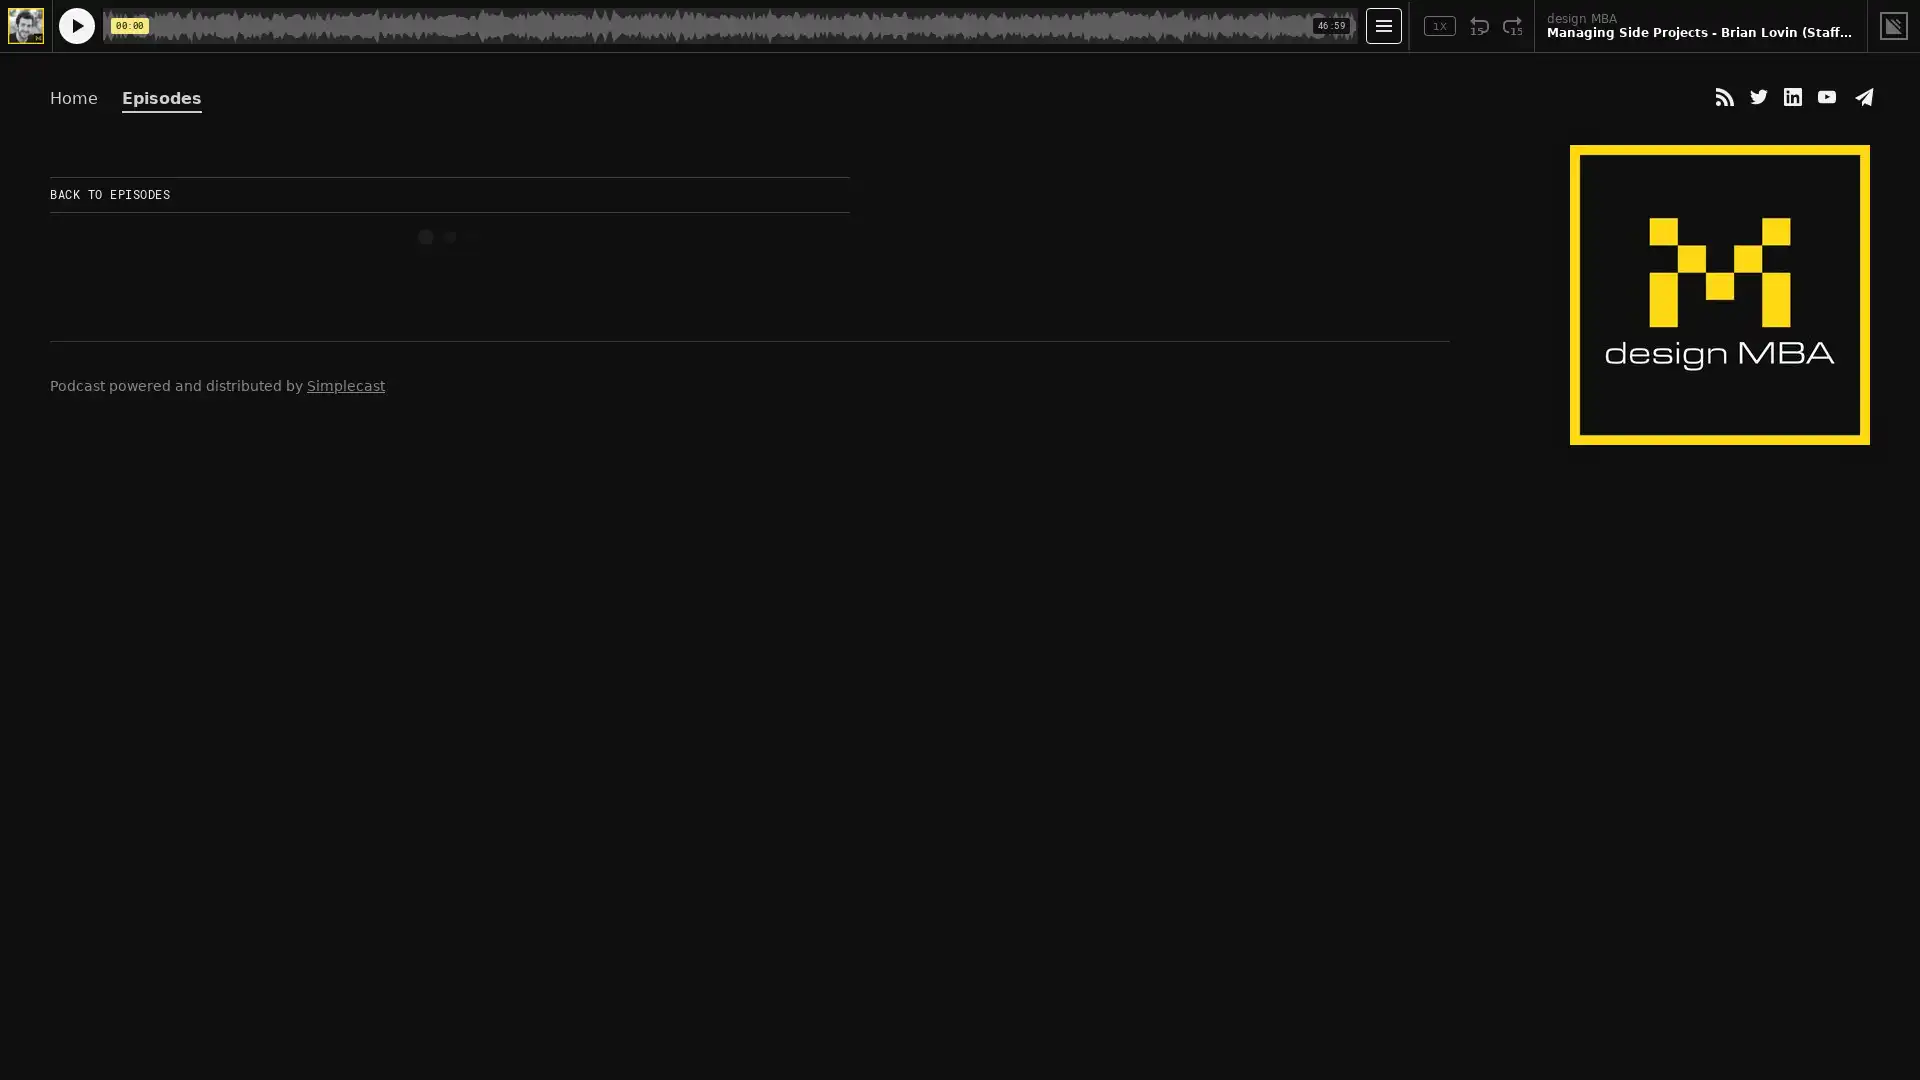 Image resolution: width=1920 pixels, height=1080 pixels. I want to click on Fast Forward 15 Seconds, so click(1512, 26).